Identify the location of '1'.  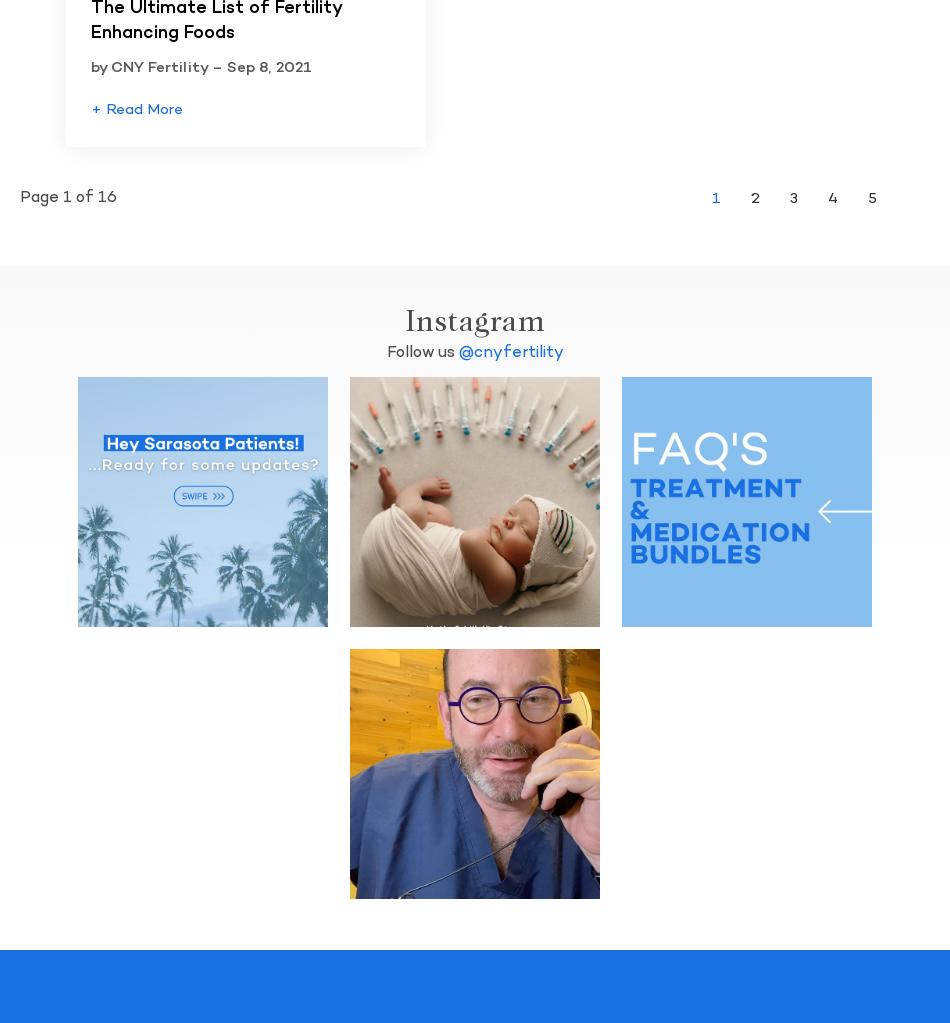
(712, 197).